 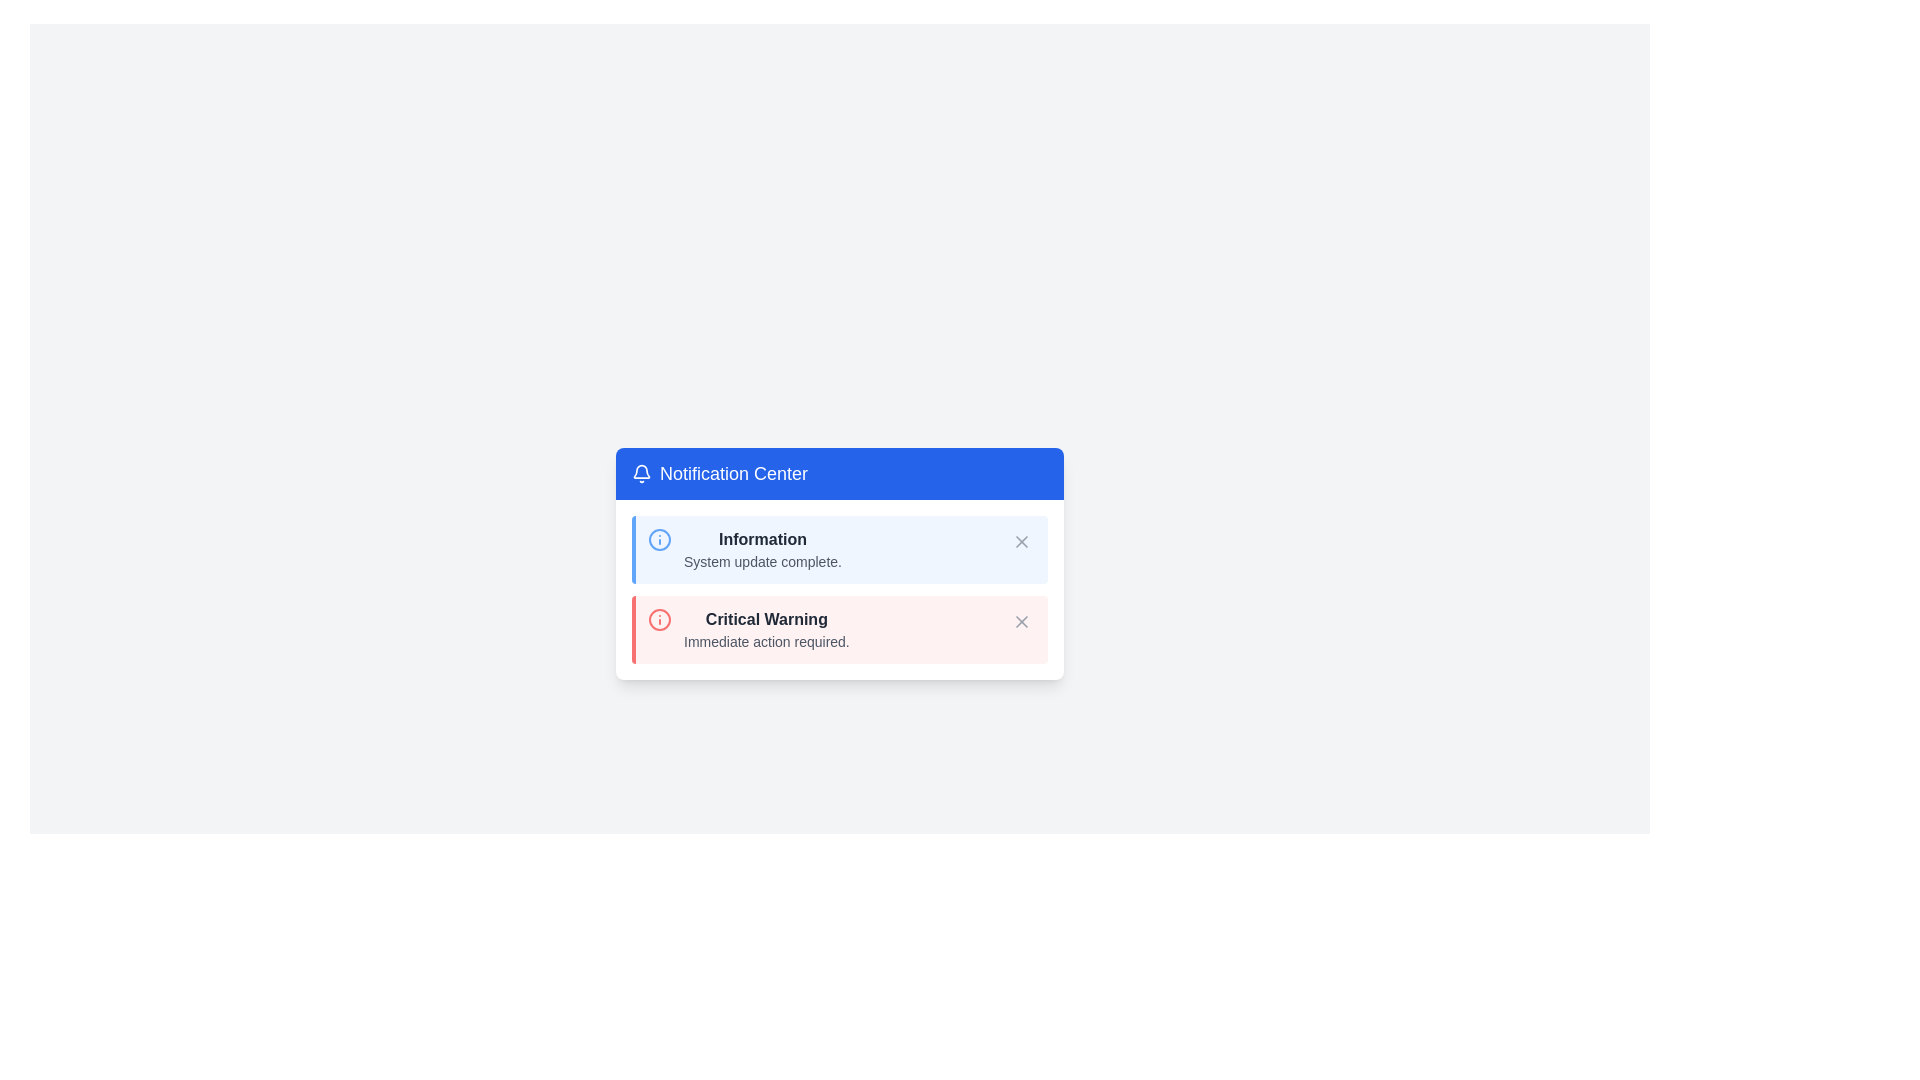 What do you see at coordinates (765, 628) in the screenshot?
I see `the 'Critical Warning' notification, which is a textual alert with a bold title and a light red background located in the notification panel` at bounding box center [765, 628].